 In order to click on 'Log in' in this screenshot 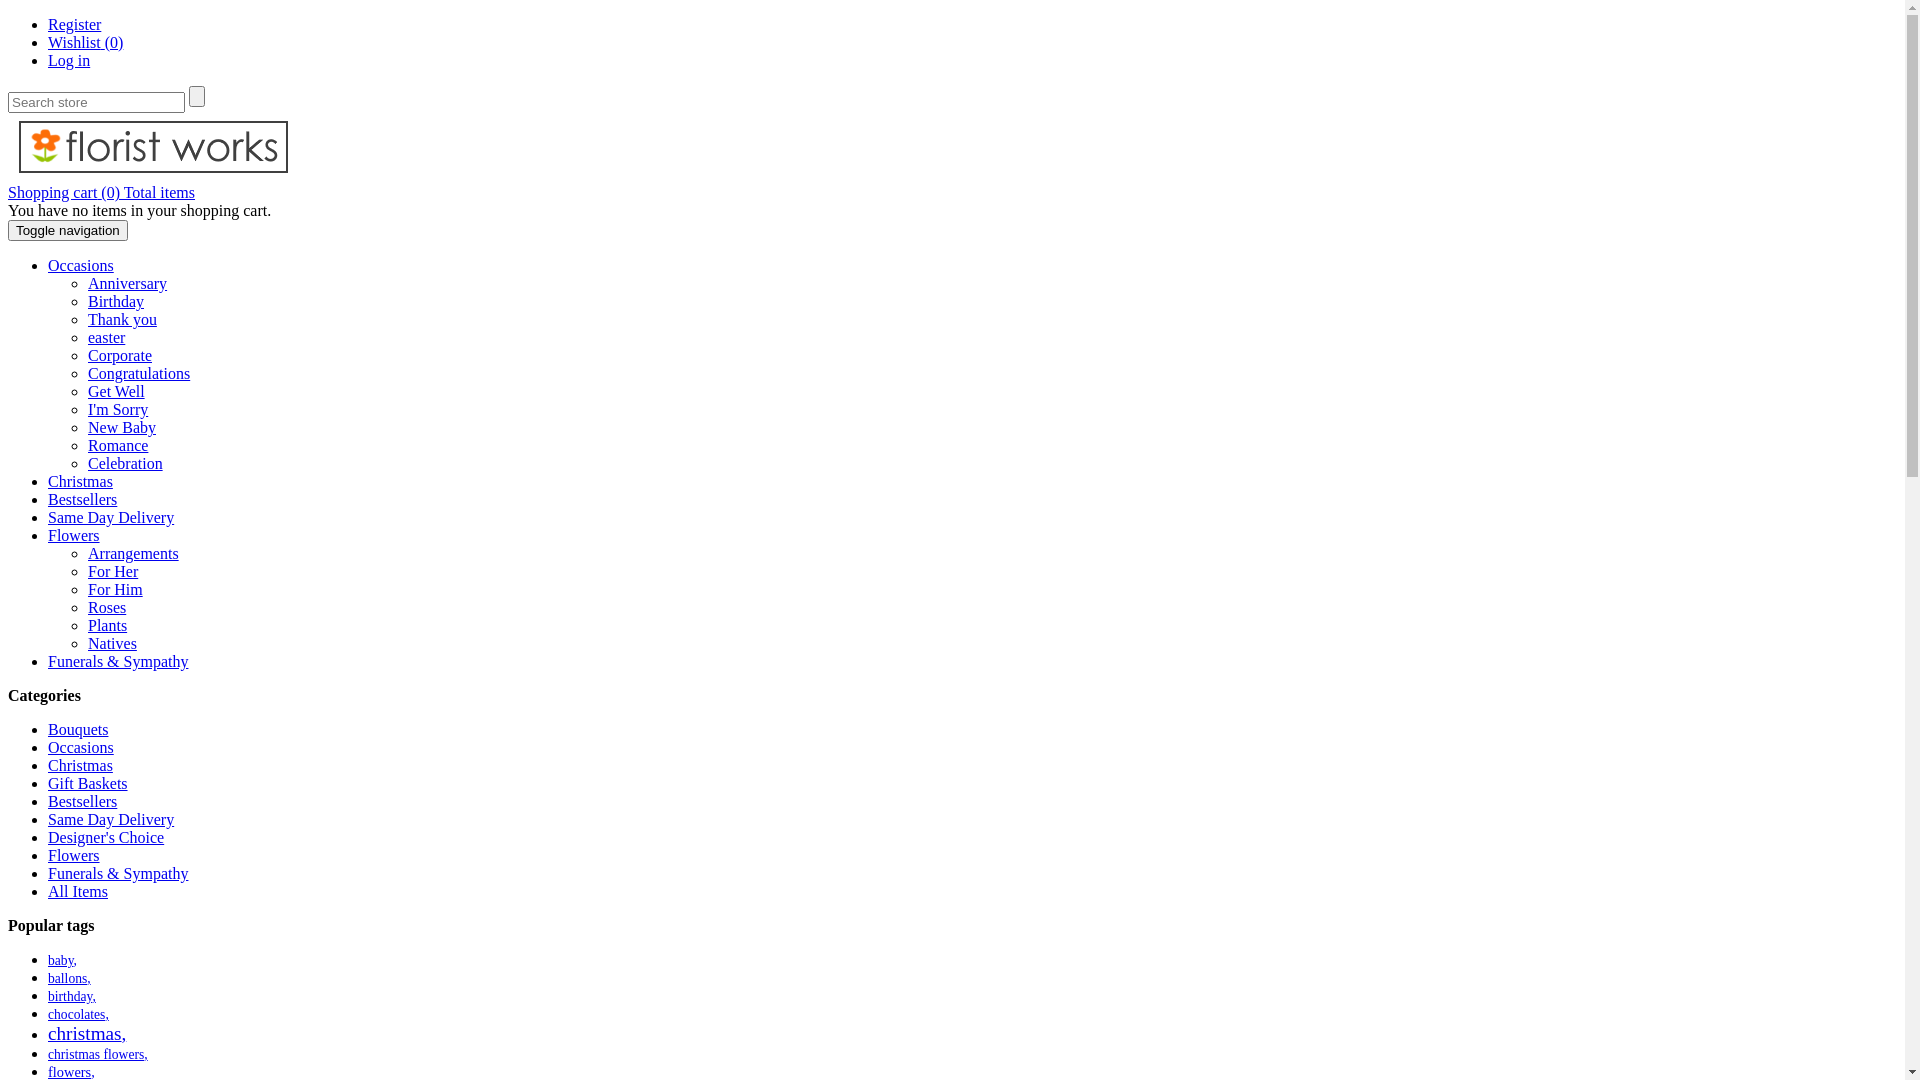, I will do `click(68, 59)`.